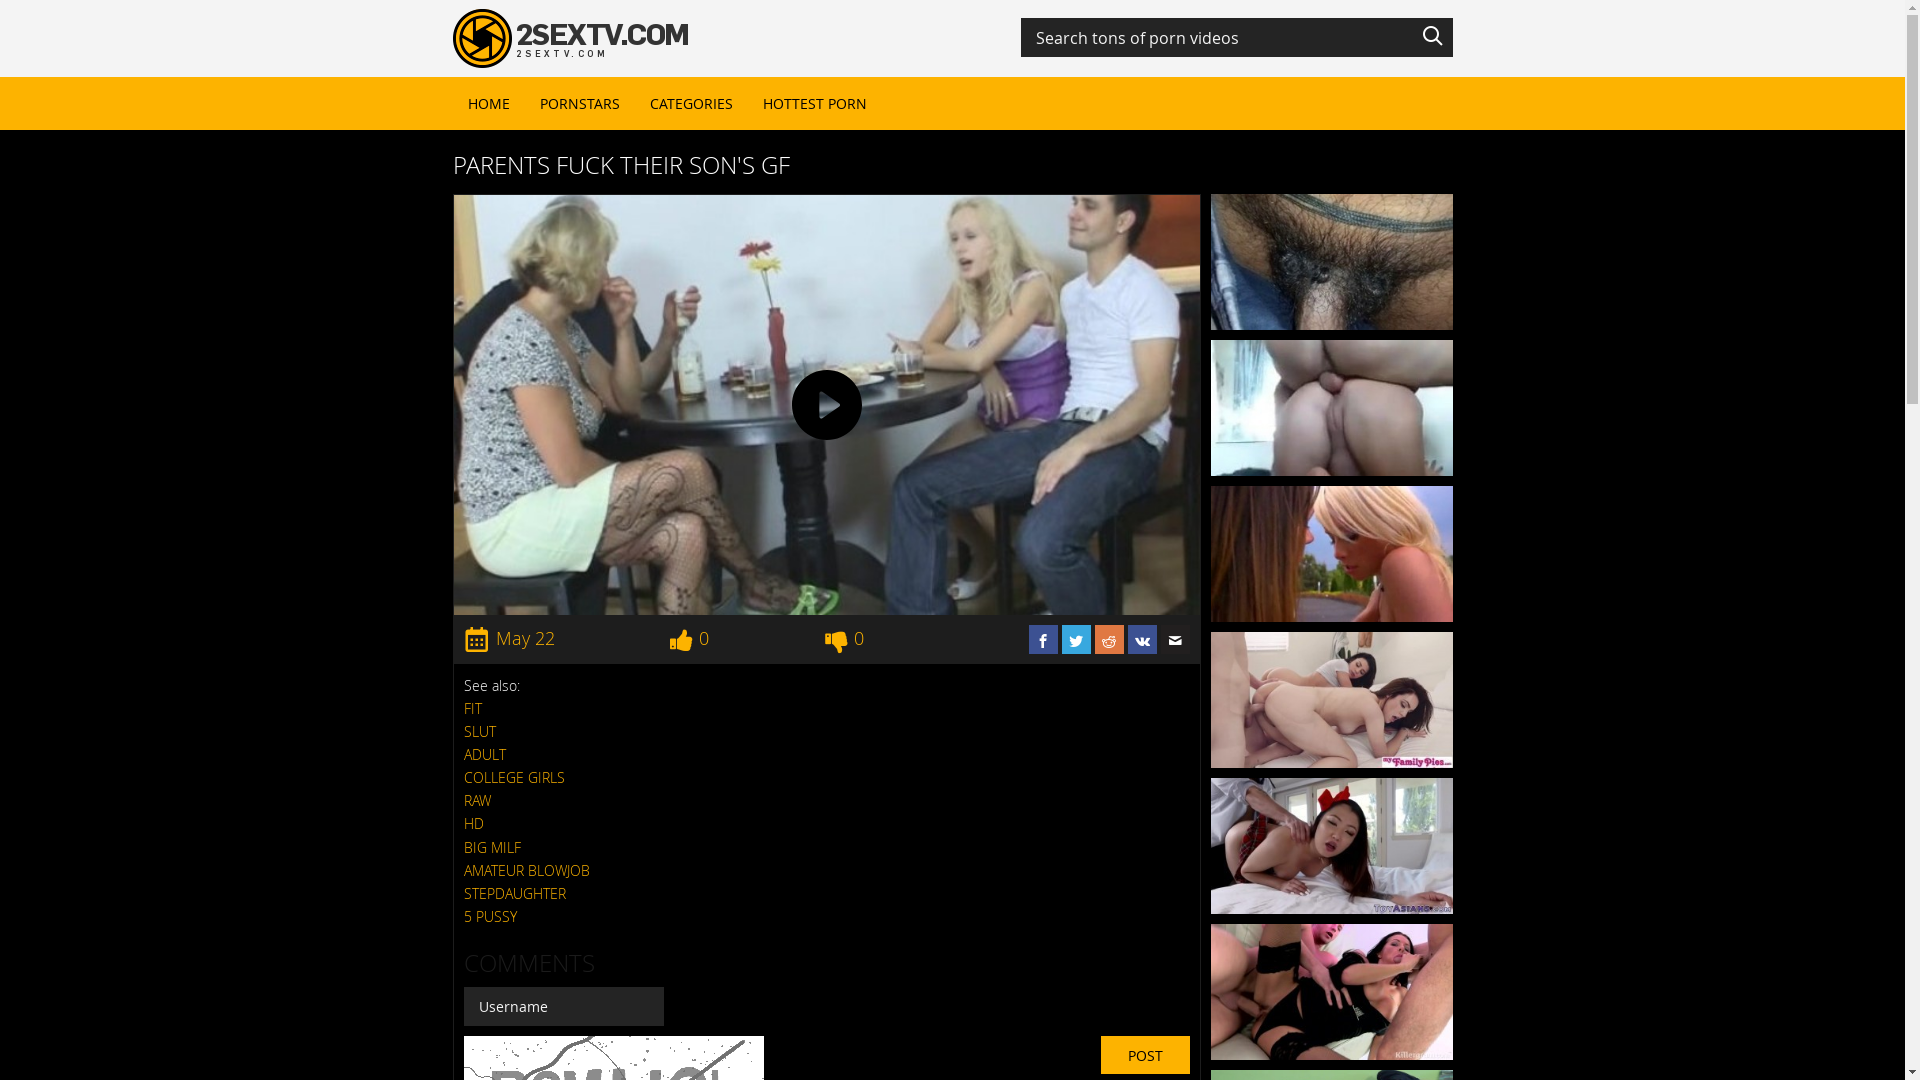 The height and width of the screenshot is (1080, 1920). What do you see at coordinates (514, 776) in the screenshot?
I see `'COLLEGE GIRLS'` at bounding box center [514, 776].